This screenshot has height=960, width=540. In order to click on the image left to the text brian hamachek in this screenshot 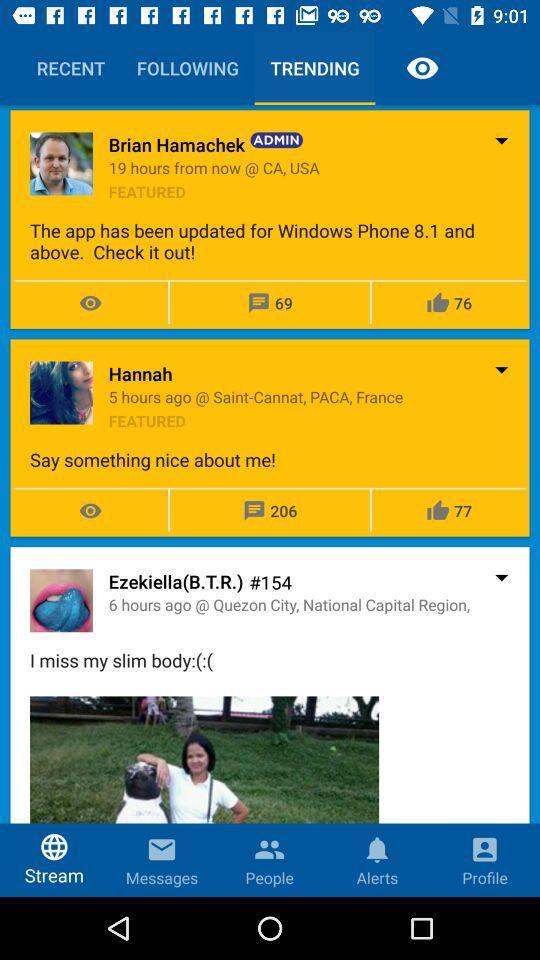, I will do `click(61, 162)`.